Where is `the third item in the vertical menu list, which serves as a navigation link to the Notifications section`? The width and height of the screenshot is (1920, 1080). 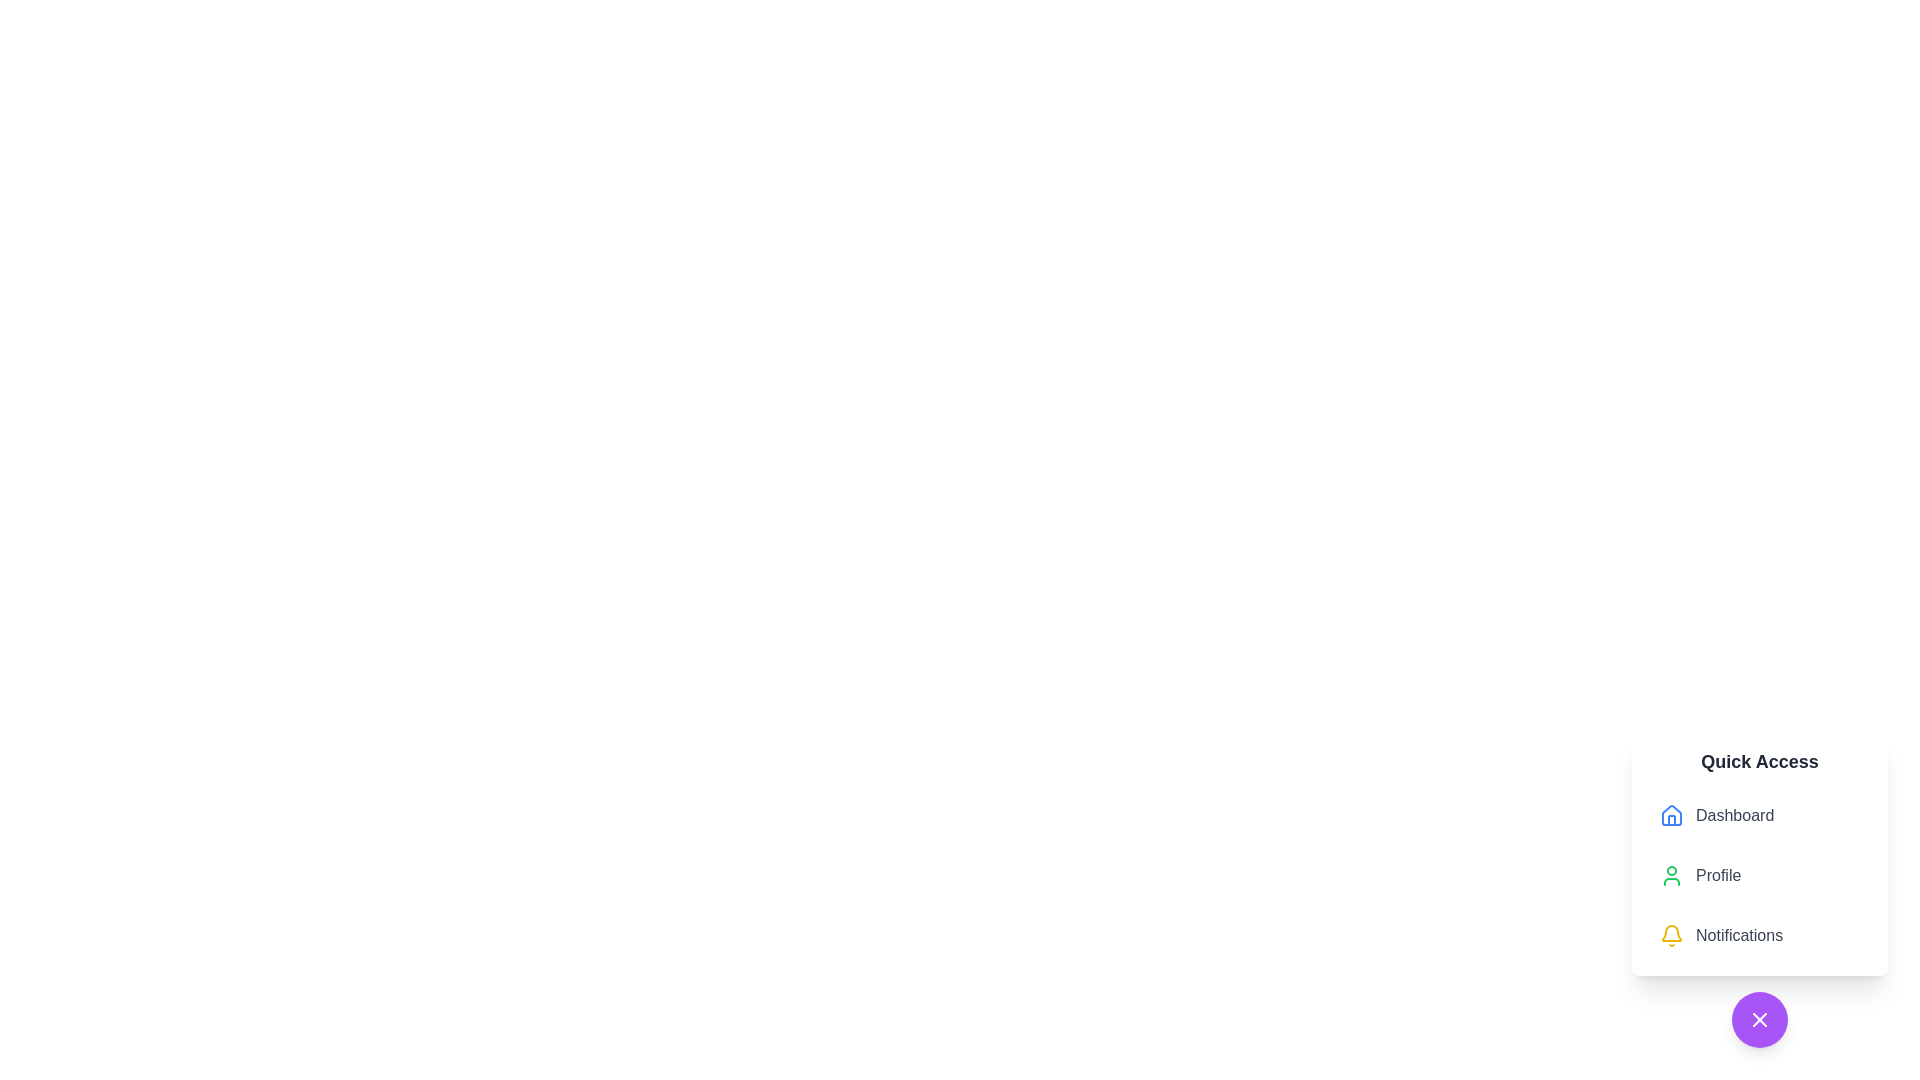 the third item in the vertical menu list, which serves as a navigation link to the Notifications section is located at coordinates (1760, 936).